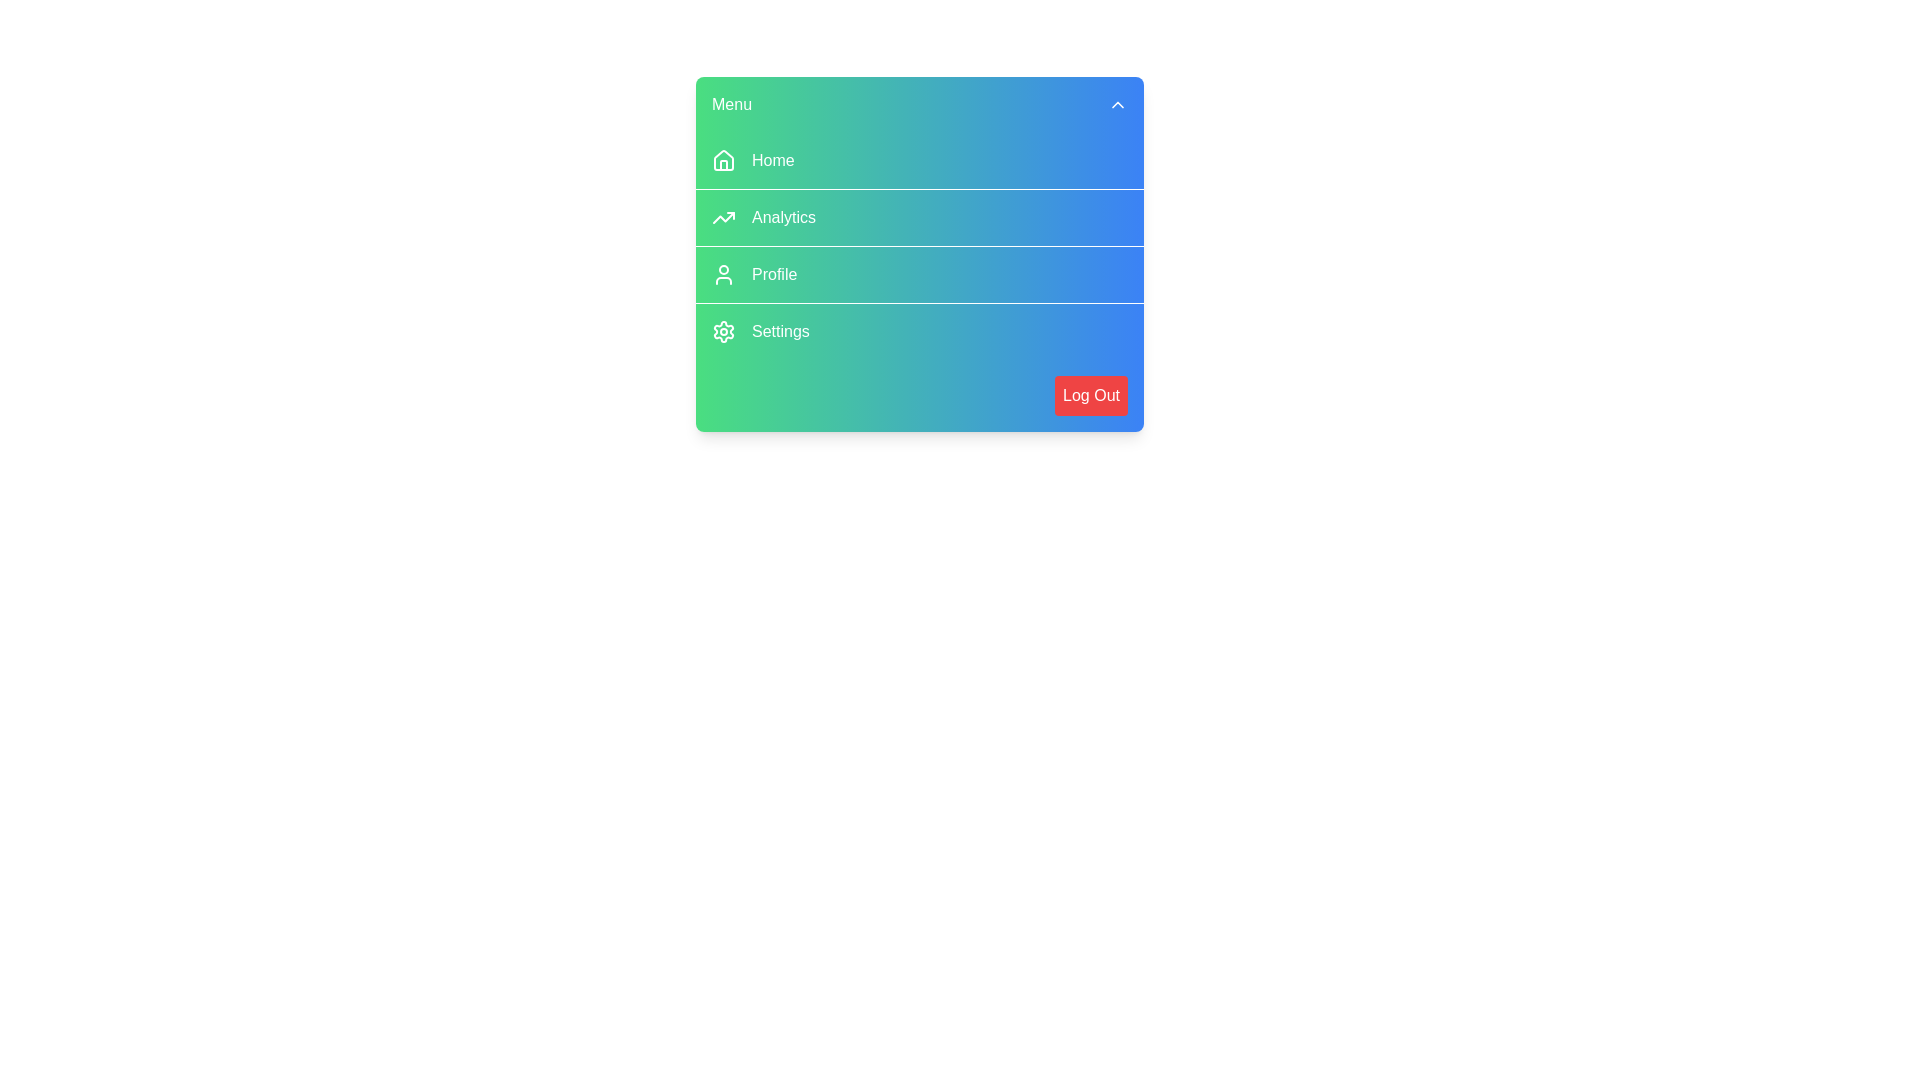 This screenshot has width=1920, height=1080. Describe the element at coordinates (919, 160) in the screenshot. I see `the menu item Home to trigger its hover effect` at that location.